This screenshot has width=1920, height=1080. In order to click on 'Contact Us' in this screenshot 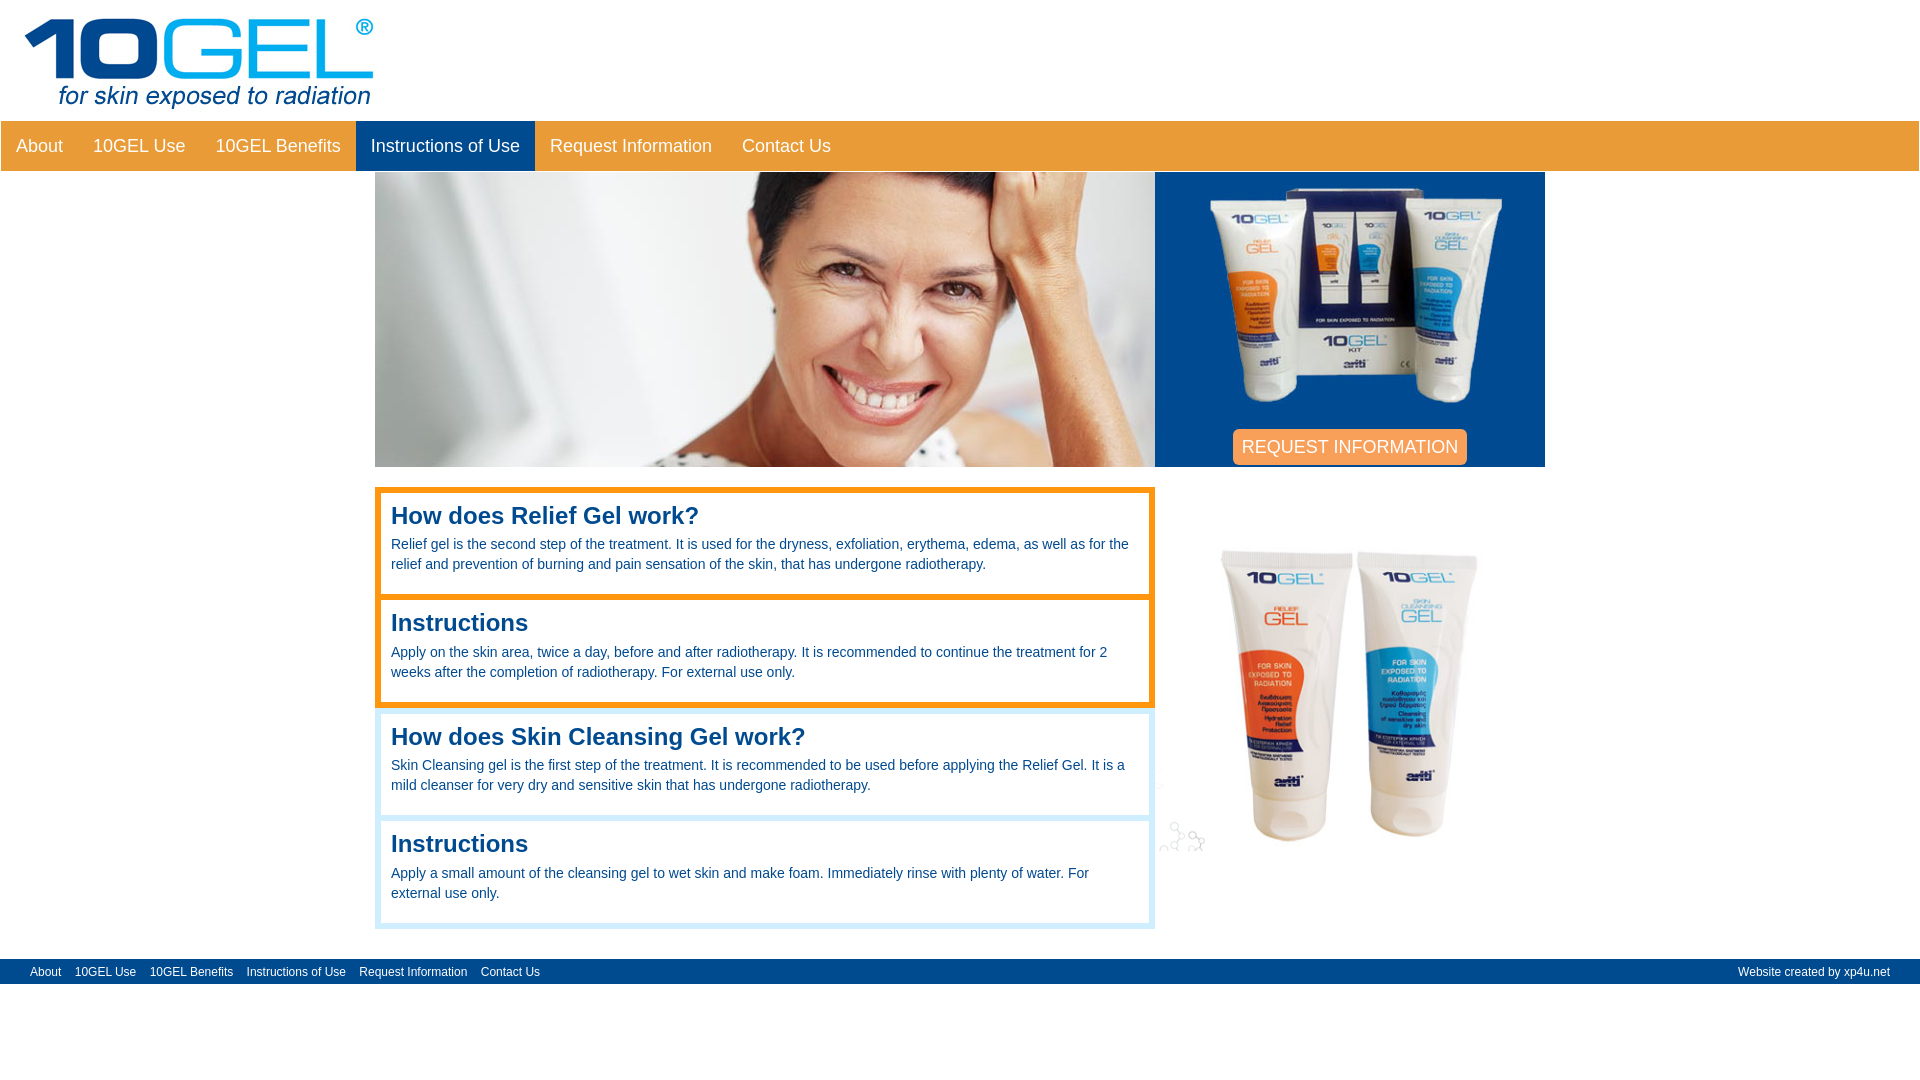, I will do `click(785, 145)`.